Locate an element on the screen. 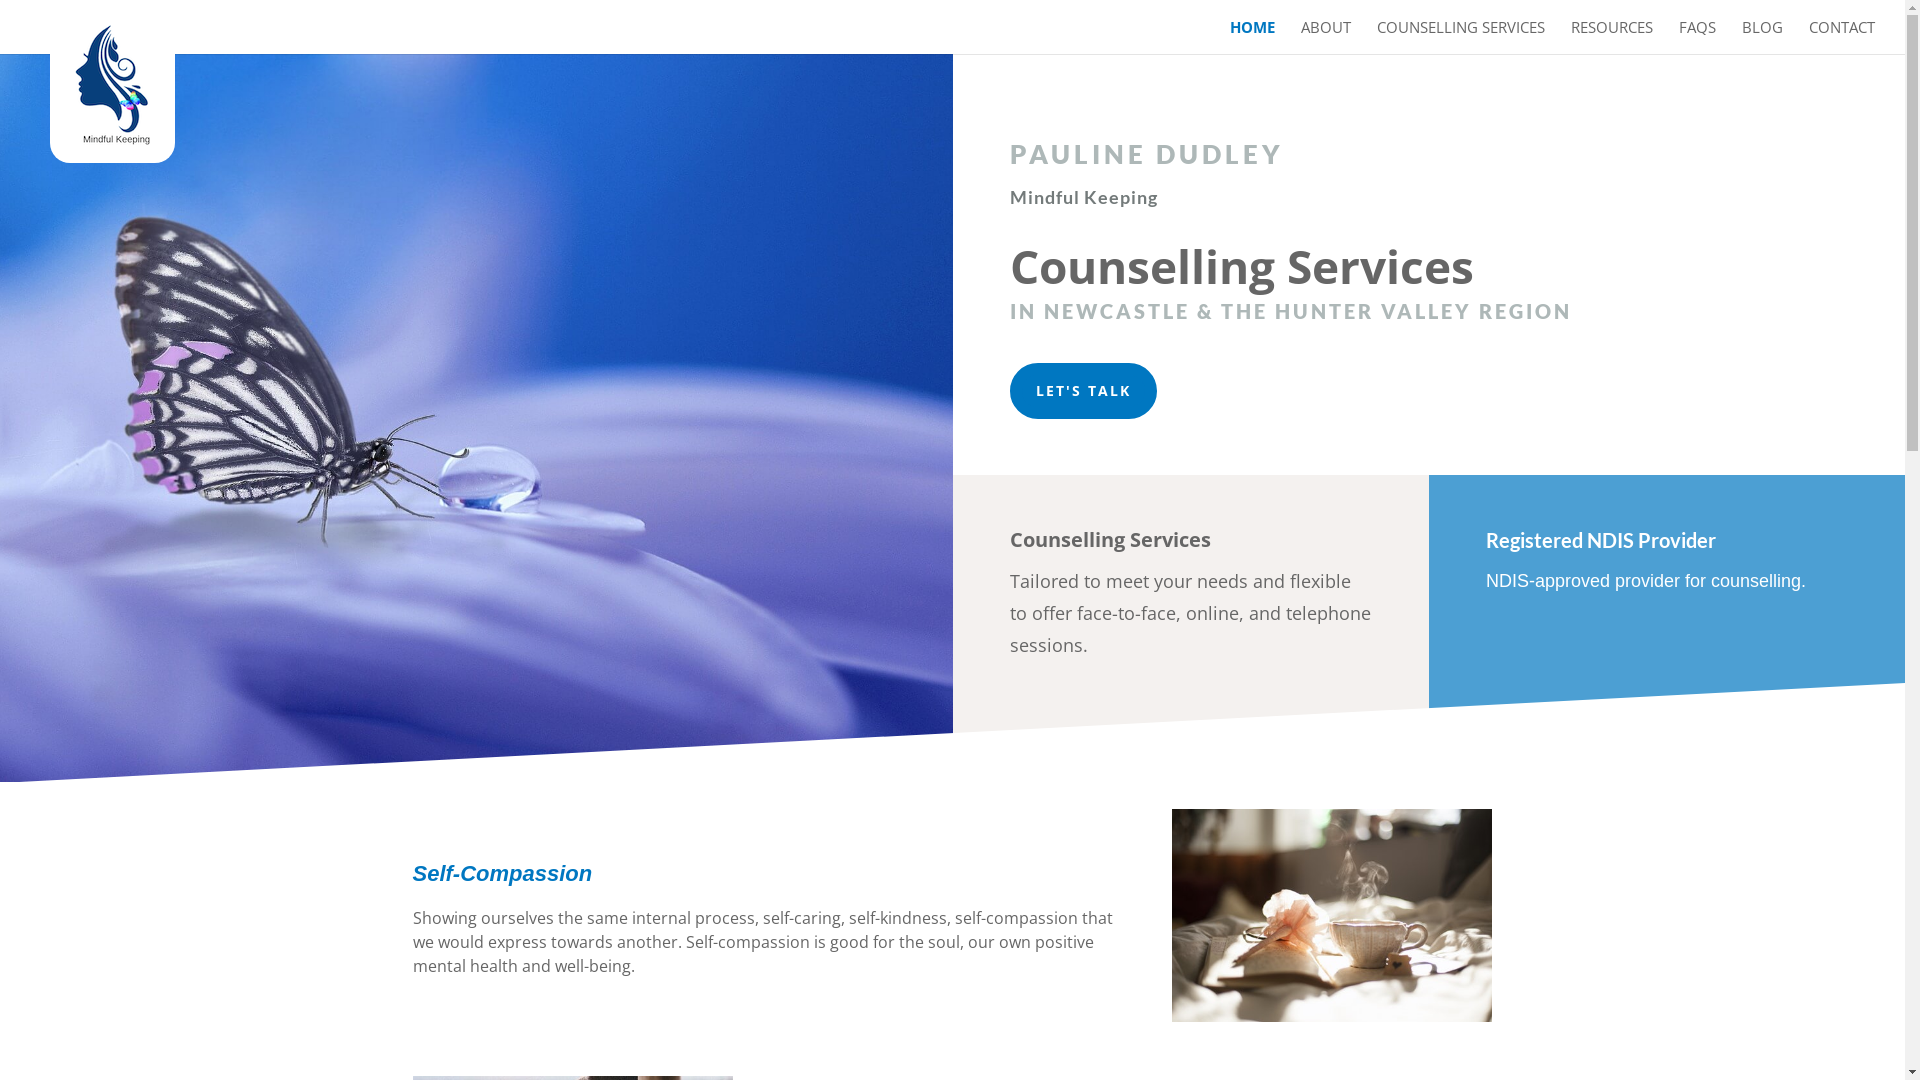 The height and width of the screenshot is (1080, 1920). 'RESOURCES' is located at coordinates (1612, 37).